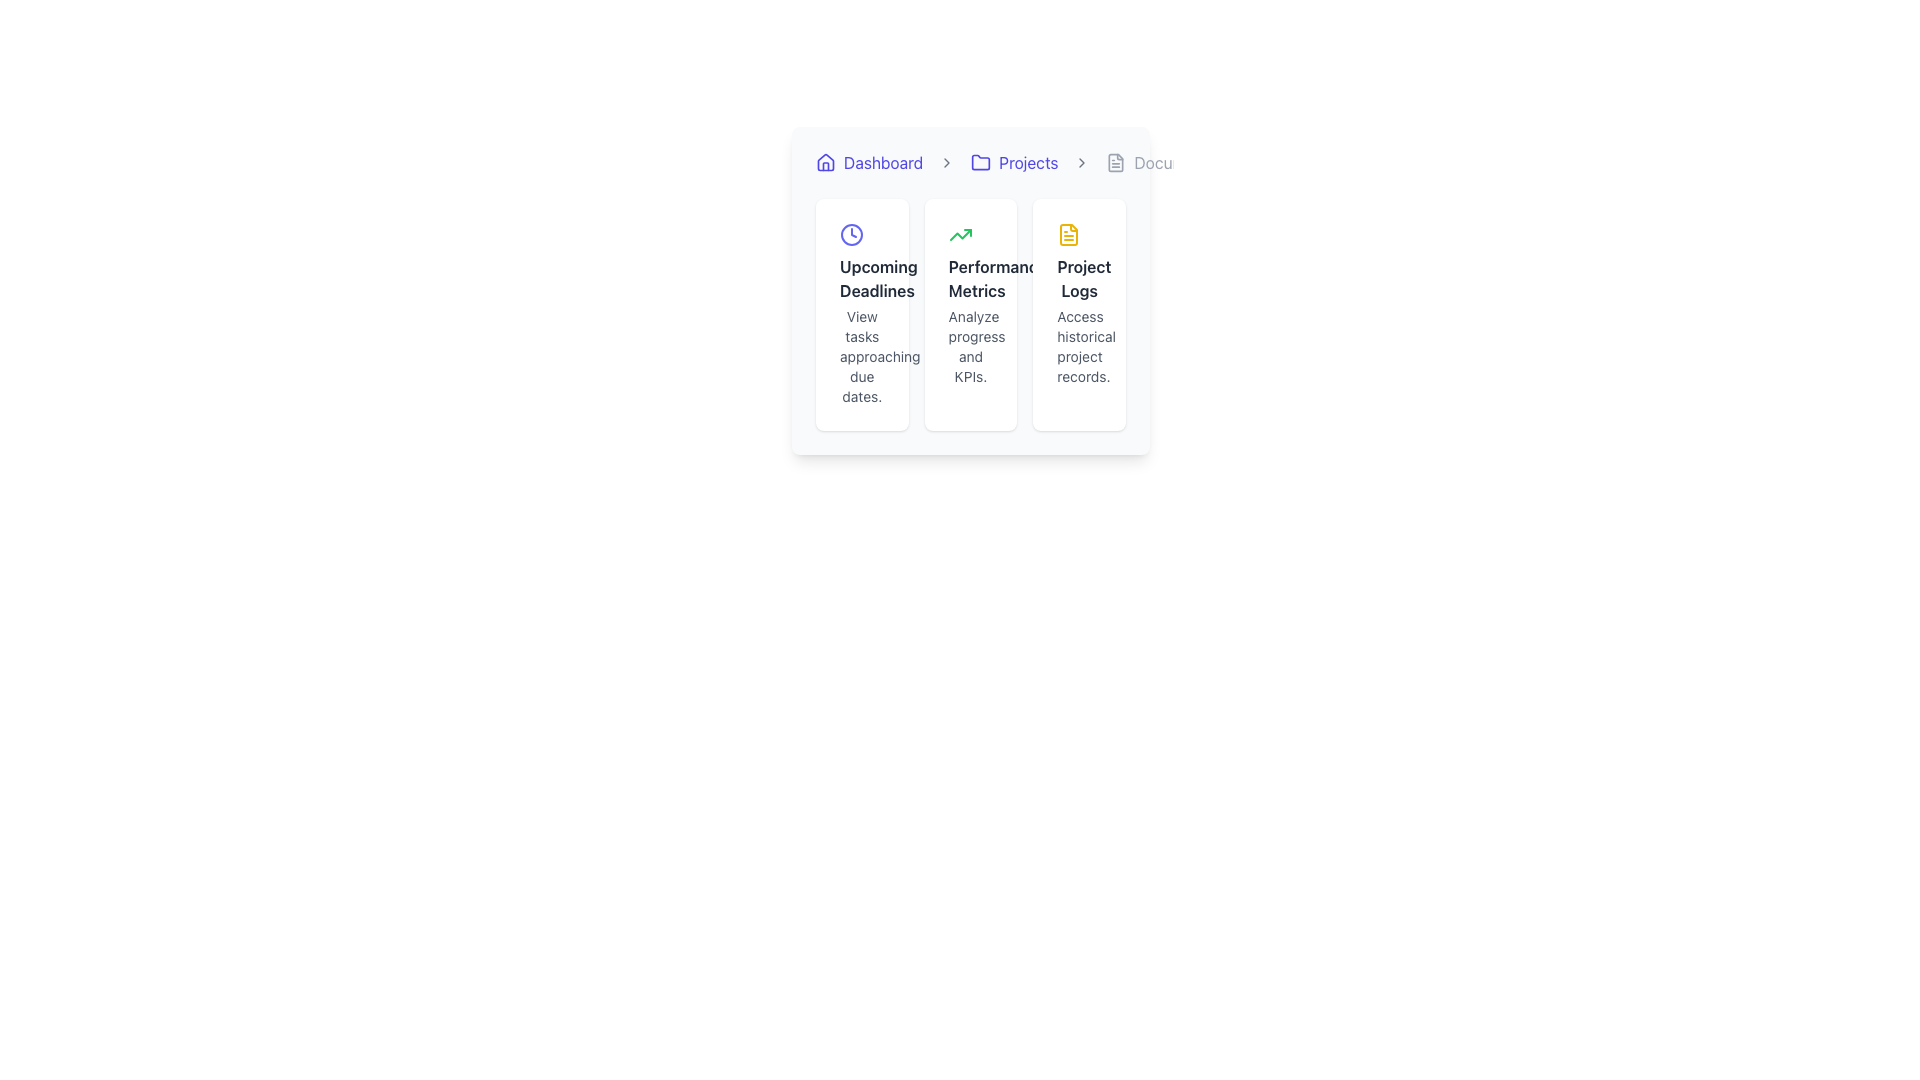 This screenshot has height=1080, width=1920. Describe the element at coordinates (960, 234) in the screenshot. I see `the progress or trend metrics icon located at the upper section of the 'Performance Metrics' card, which is the second card from the left` at that location.